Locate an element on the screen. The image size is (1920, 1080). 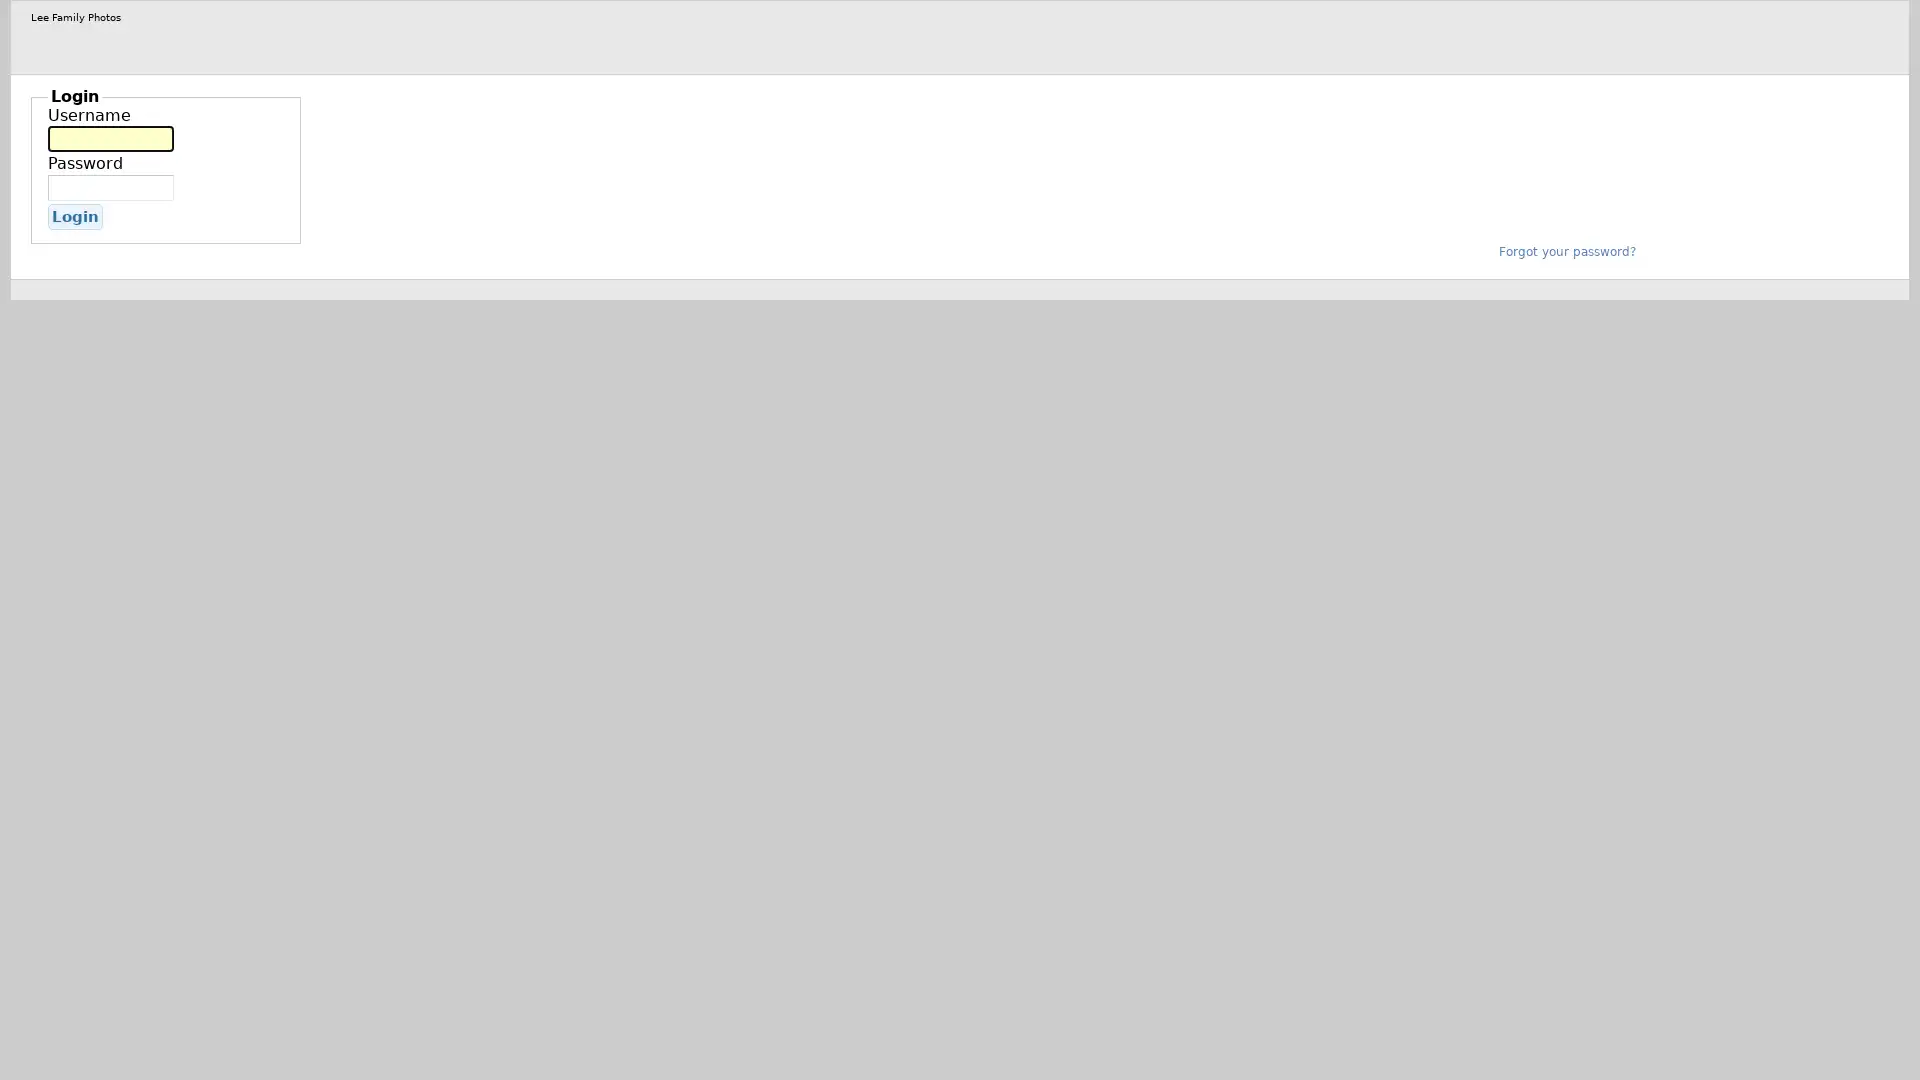
Login is located at coordinates (74, 216).